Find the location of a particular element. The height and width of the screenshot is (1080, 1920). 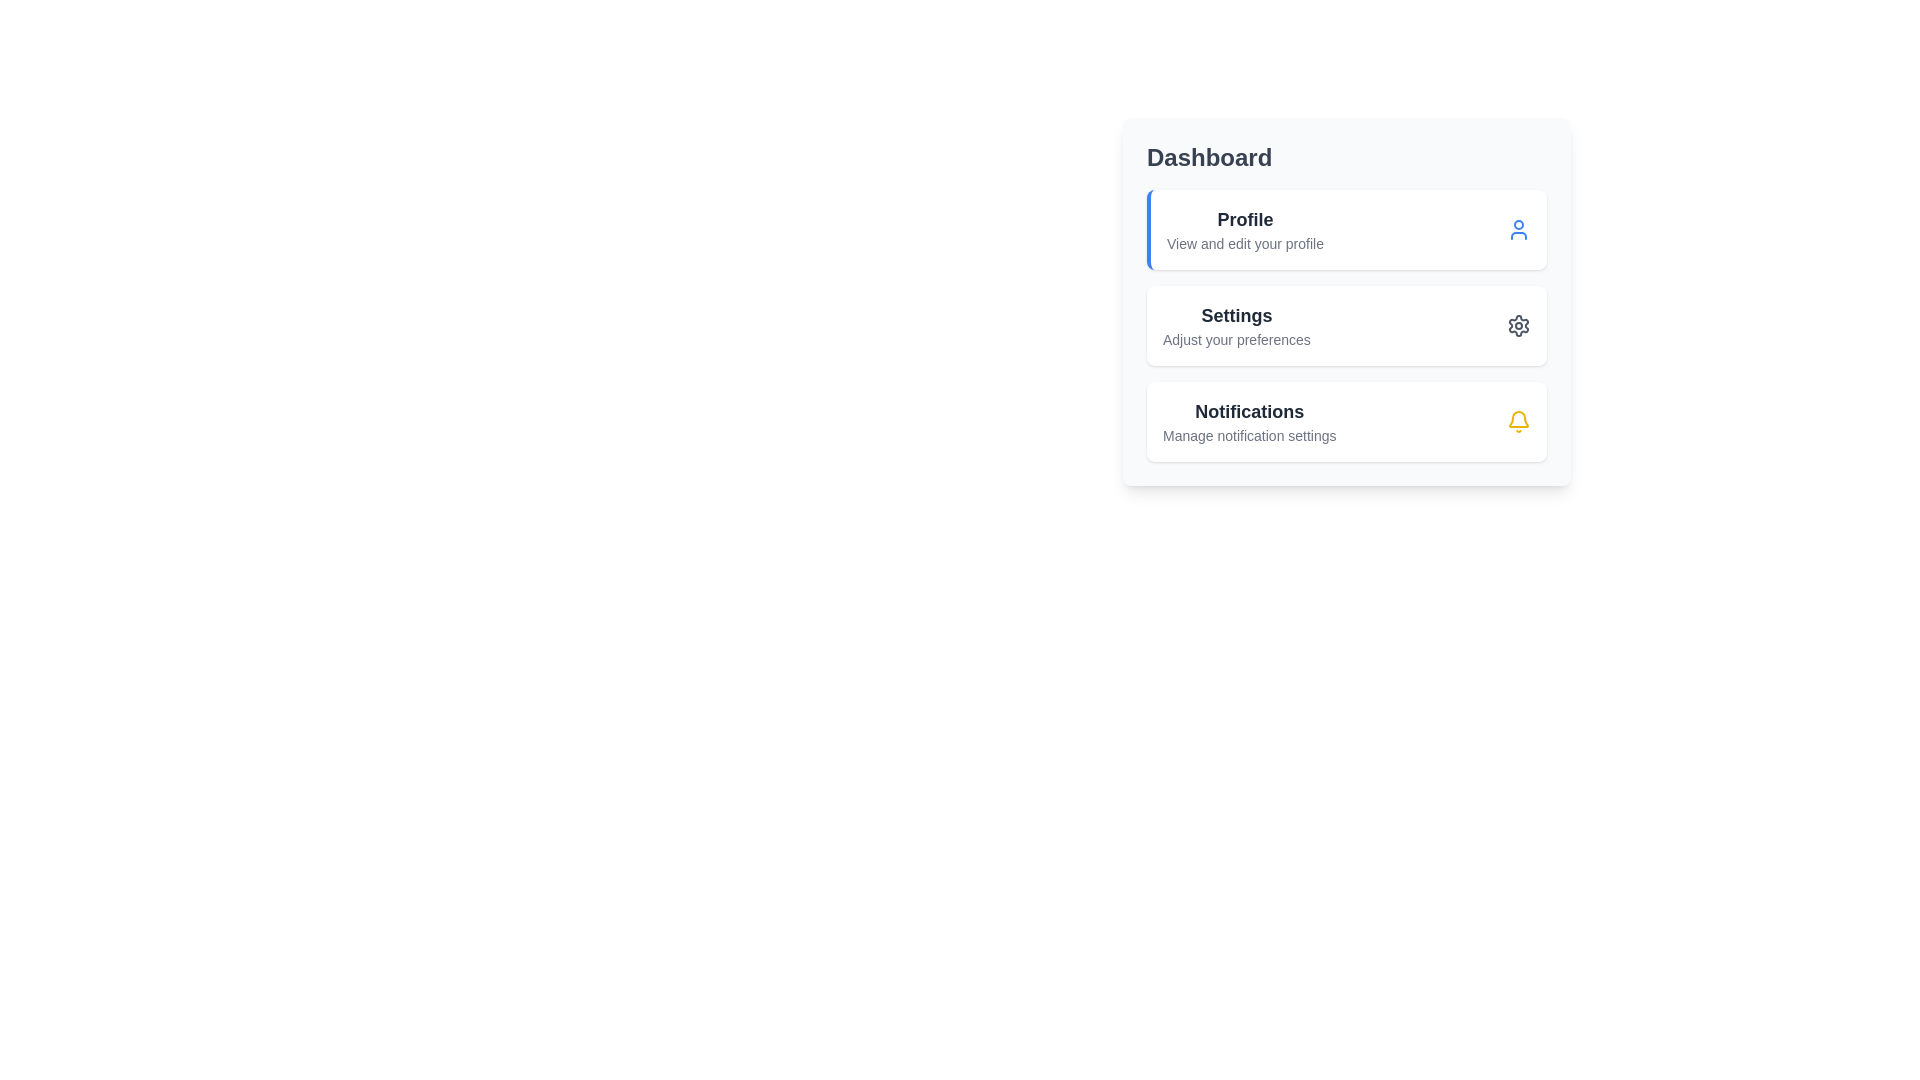

the section header text for notification settings located in the lower third of the vertical stack beneath 'Settings' is located at coordinates (1248, 420).